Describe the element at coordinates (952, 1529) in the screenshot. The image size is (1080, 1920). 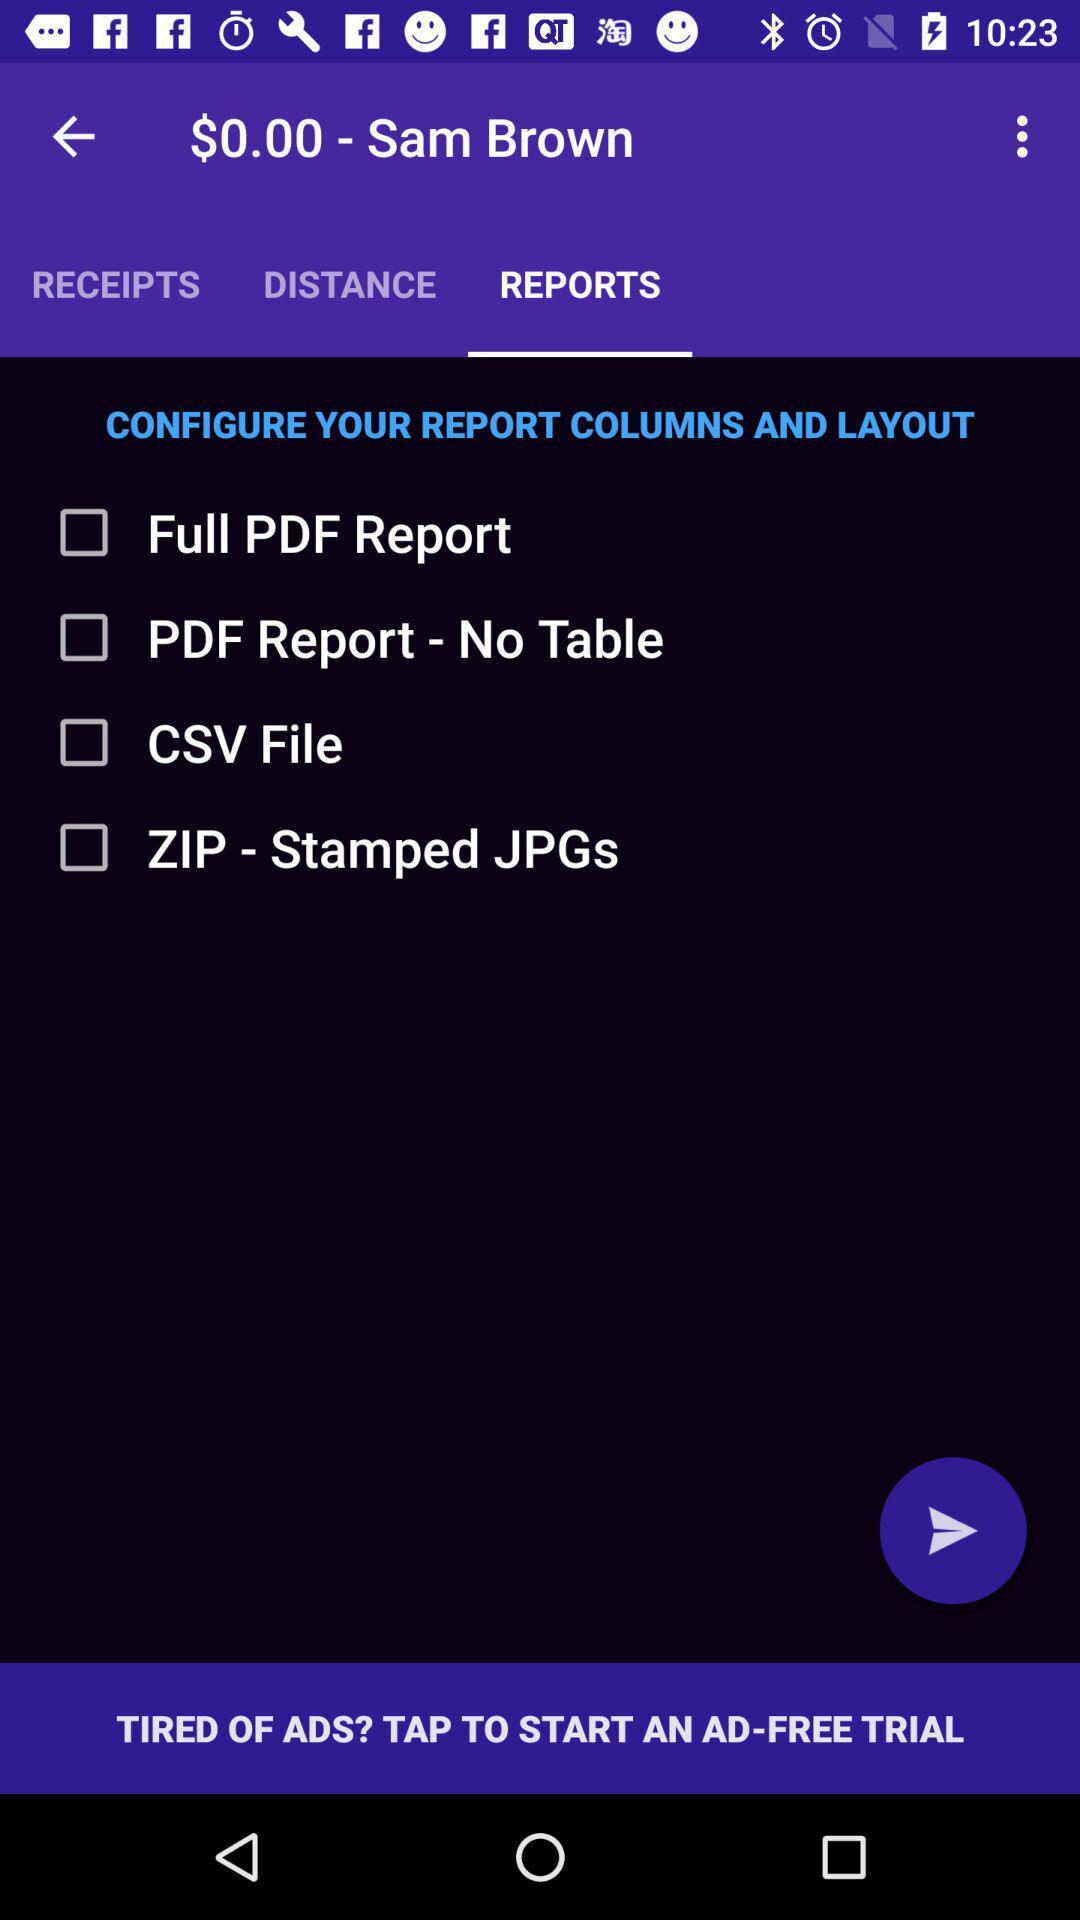
I see `send` at that location.